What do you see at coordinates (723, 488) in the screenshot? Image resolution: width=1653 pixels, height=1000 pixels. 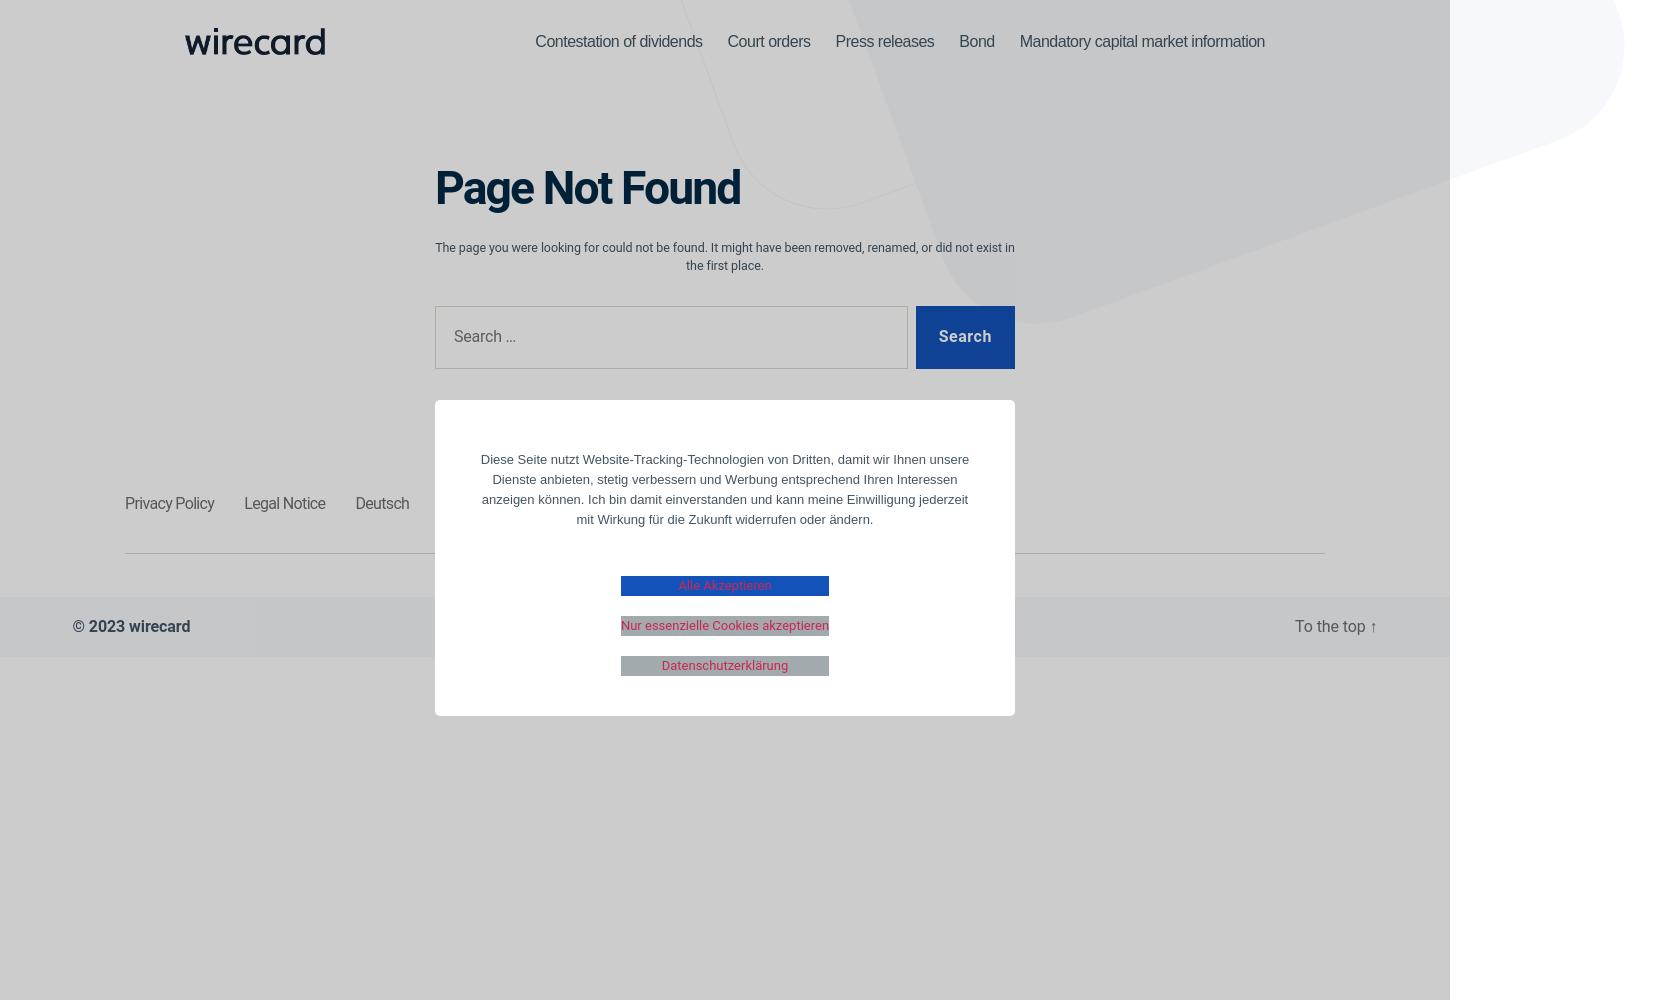 I see `'Diese Seite nutzt Website-Tracking-Technologien von Dritten, damit wir Ihnen unsere Dienste anbieten, stetig verbessern und Werbung entsprechend Ihren Interessen anzeigen können. Ich bin damit einverstanden und kann meine Einwilligung jederzeit mit Wirkung für die Zukunft widerrufen oder ändern.'` at bounding box center [723, 488].